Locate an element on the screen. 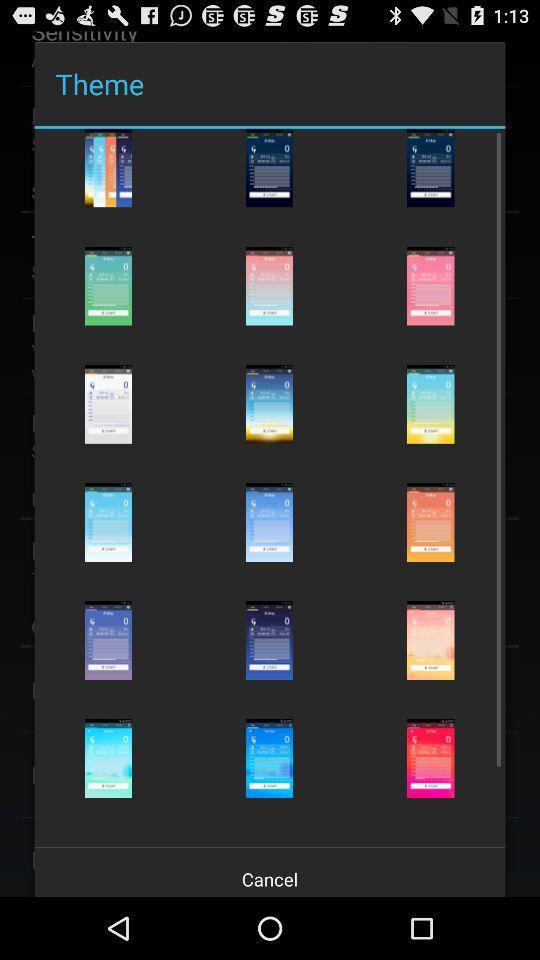 This screenshot has width=540, height=960. the cancel icon is located at coordinates (270, 871).